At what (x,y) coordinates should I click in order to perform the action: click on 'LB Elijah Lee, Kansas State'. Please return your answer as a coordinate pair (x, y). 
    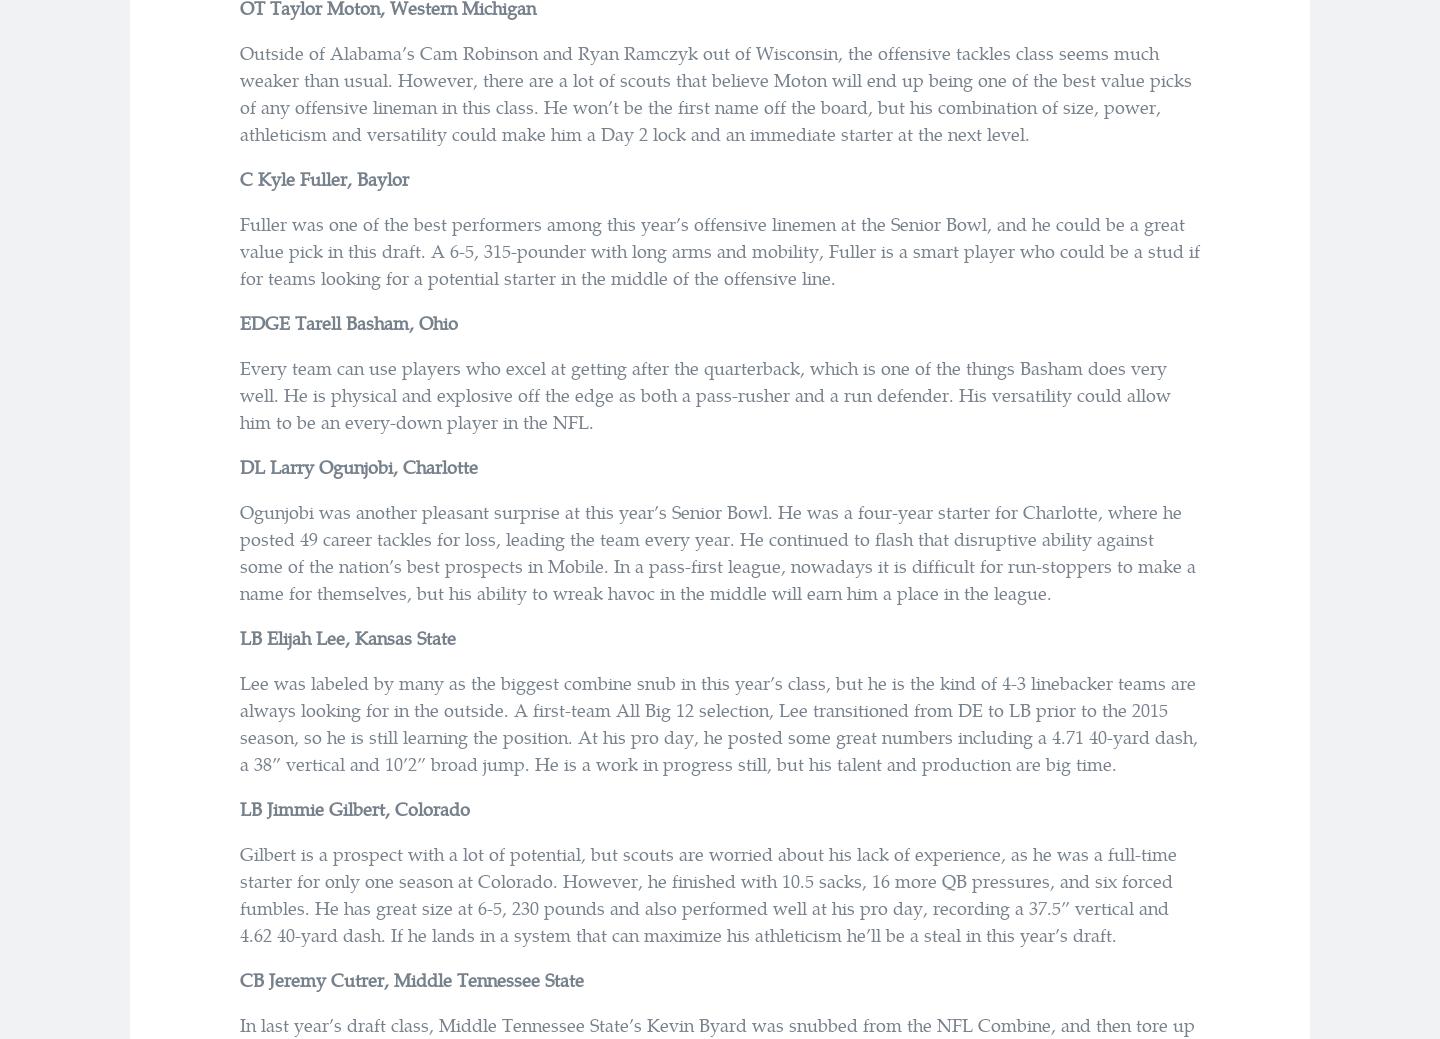
    Looking at the image, I should click on (348, 637).